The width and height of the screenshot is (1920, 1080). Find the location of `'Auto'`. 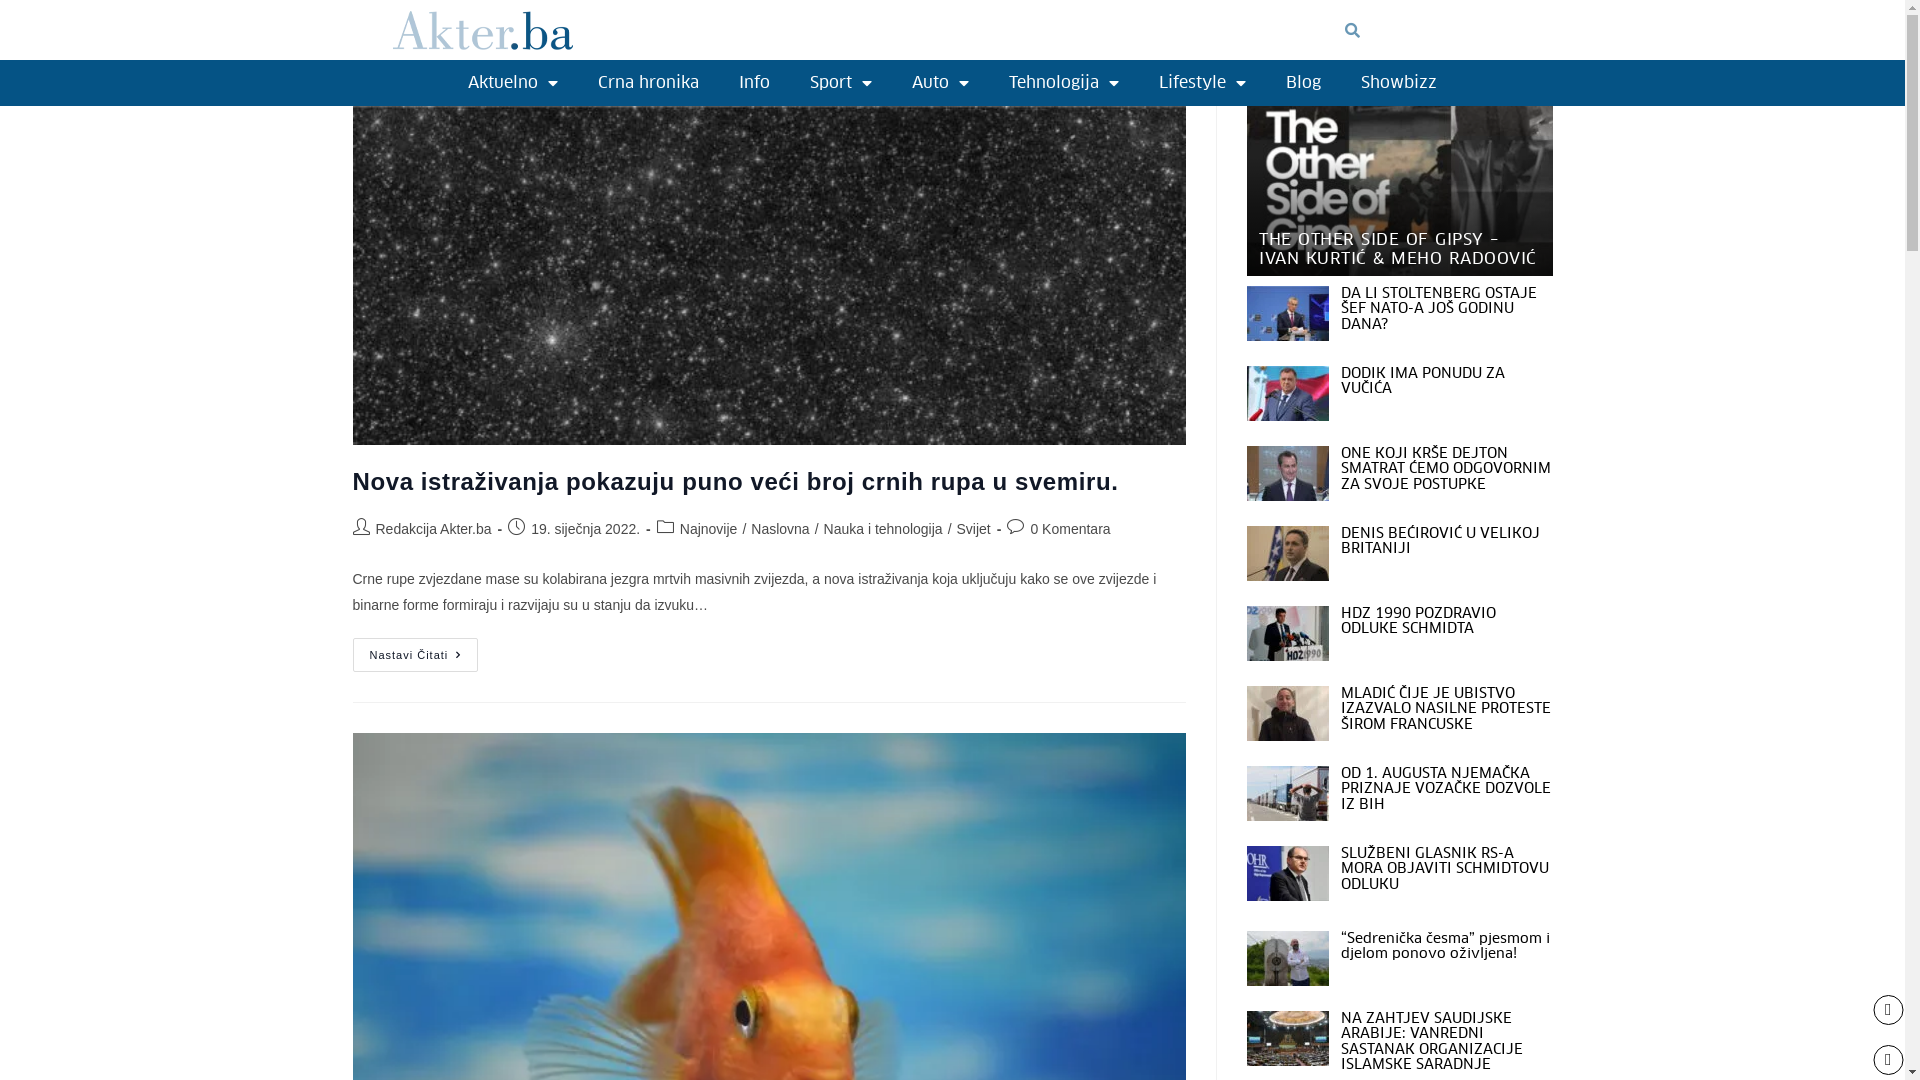

'Auto' is located at coordinates (891, 82).